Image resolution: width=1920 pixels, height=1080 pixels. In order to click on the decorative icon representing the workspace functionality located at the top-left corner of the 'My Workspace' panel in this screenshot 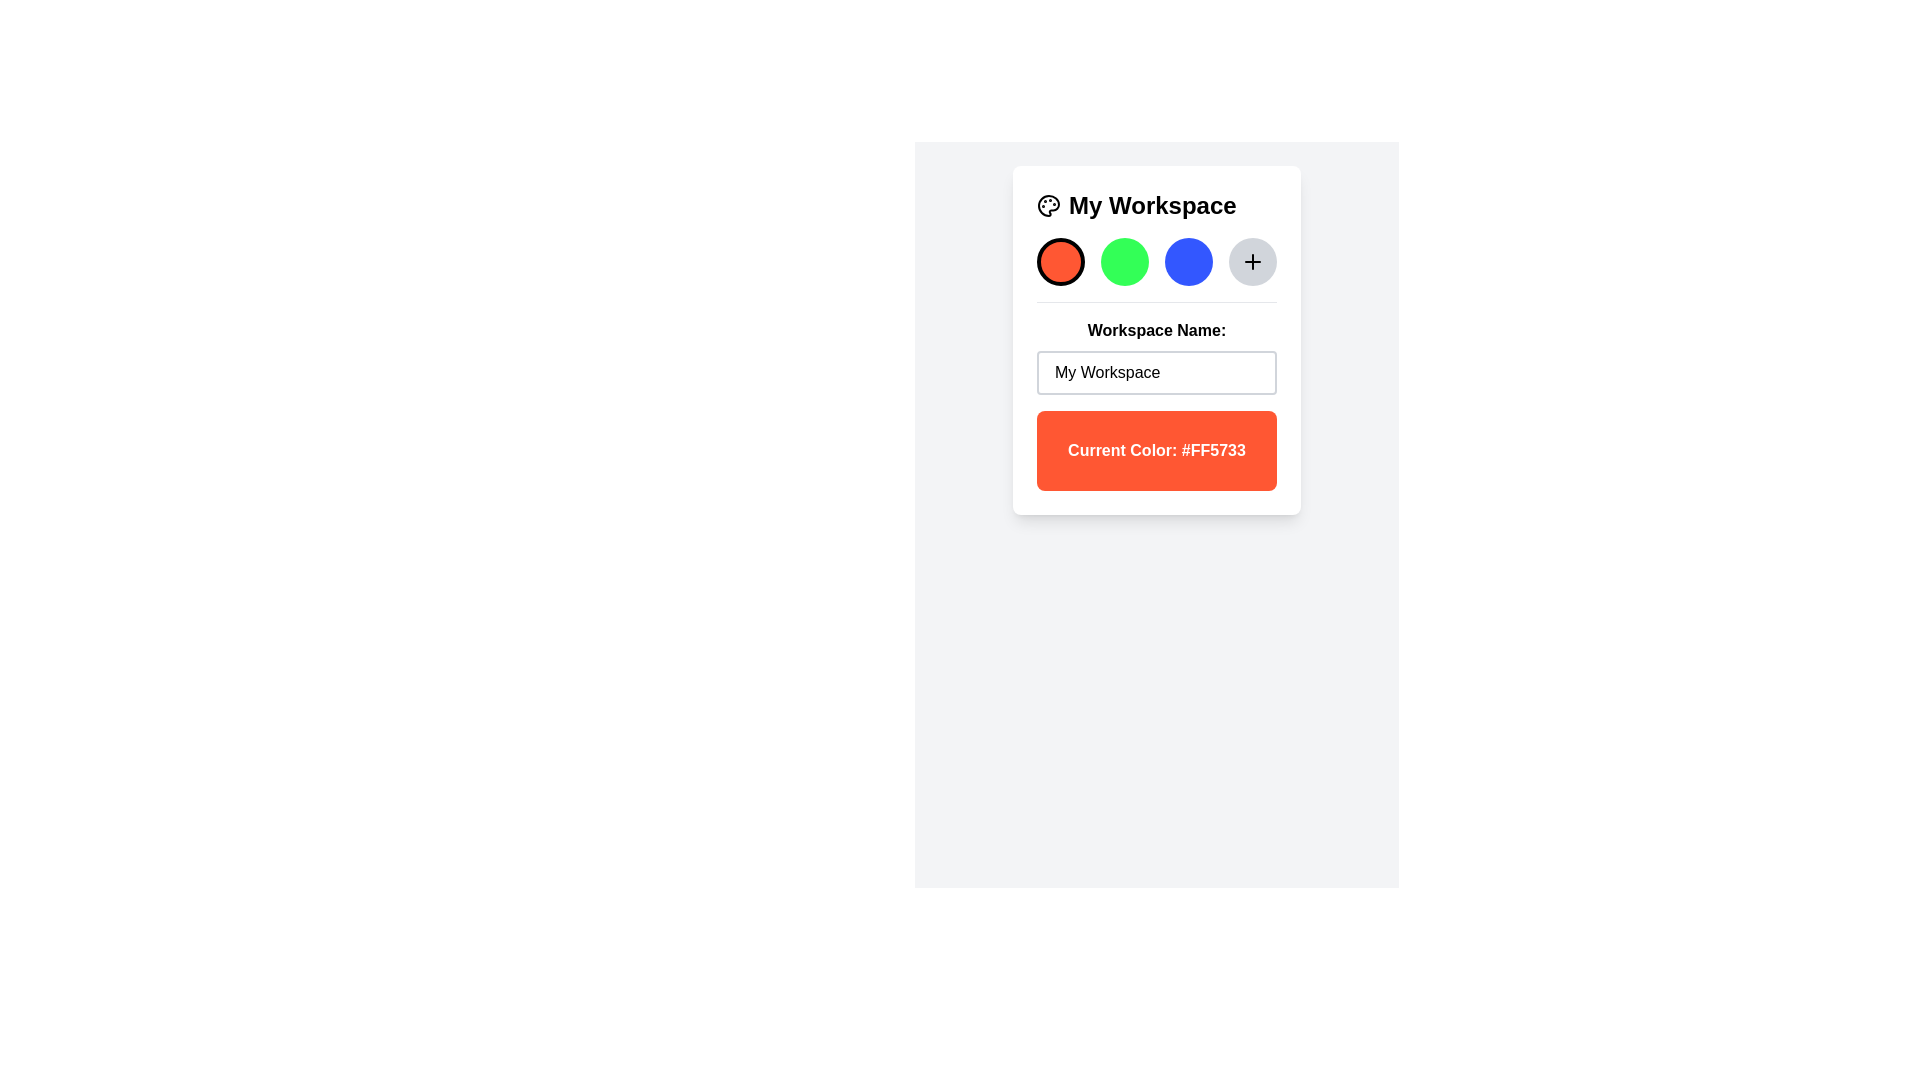, I will do `click(1048, 205)`.